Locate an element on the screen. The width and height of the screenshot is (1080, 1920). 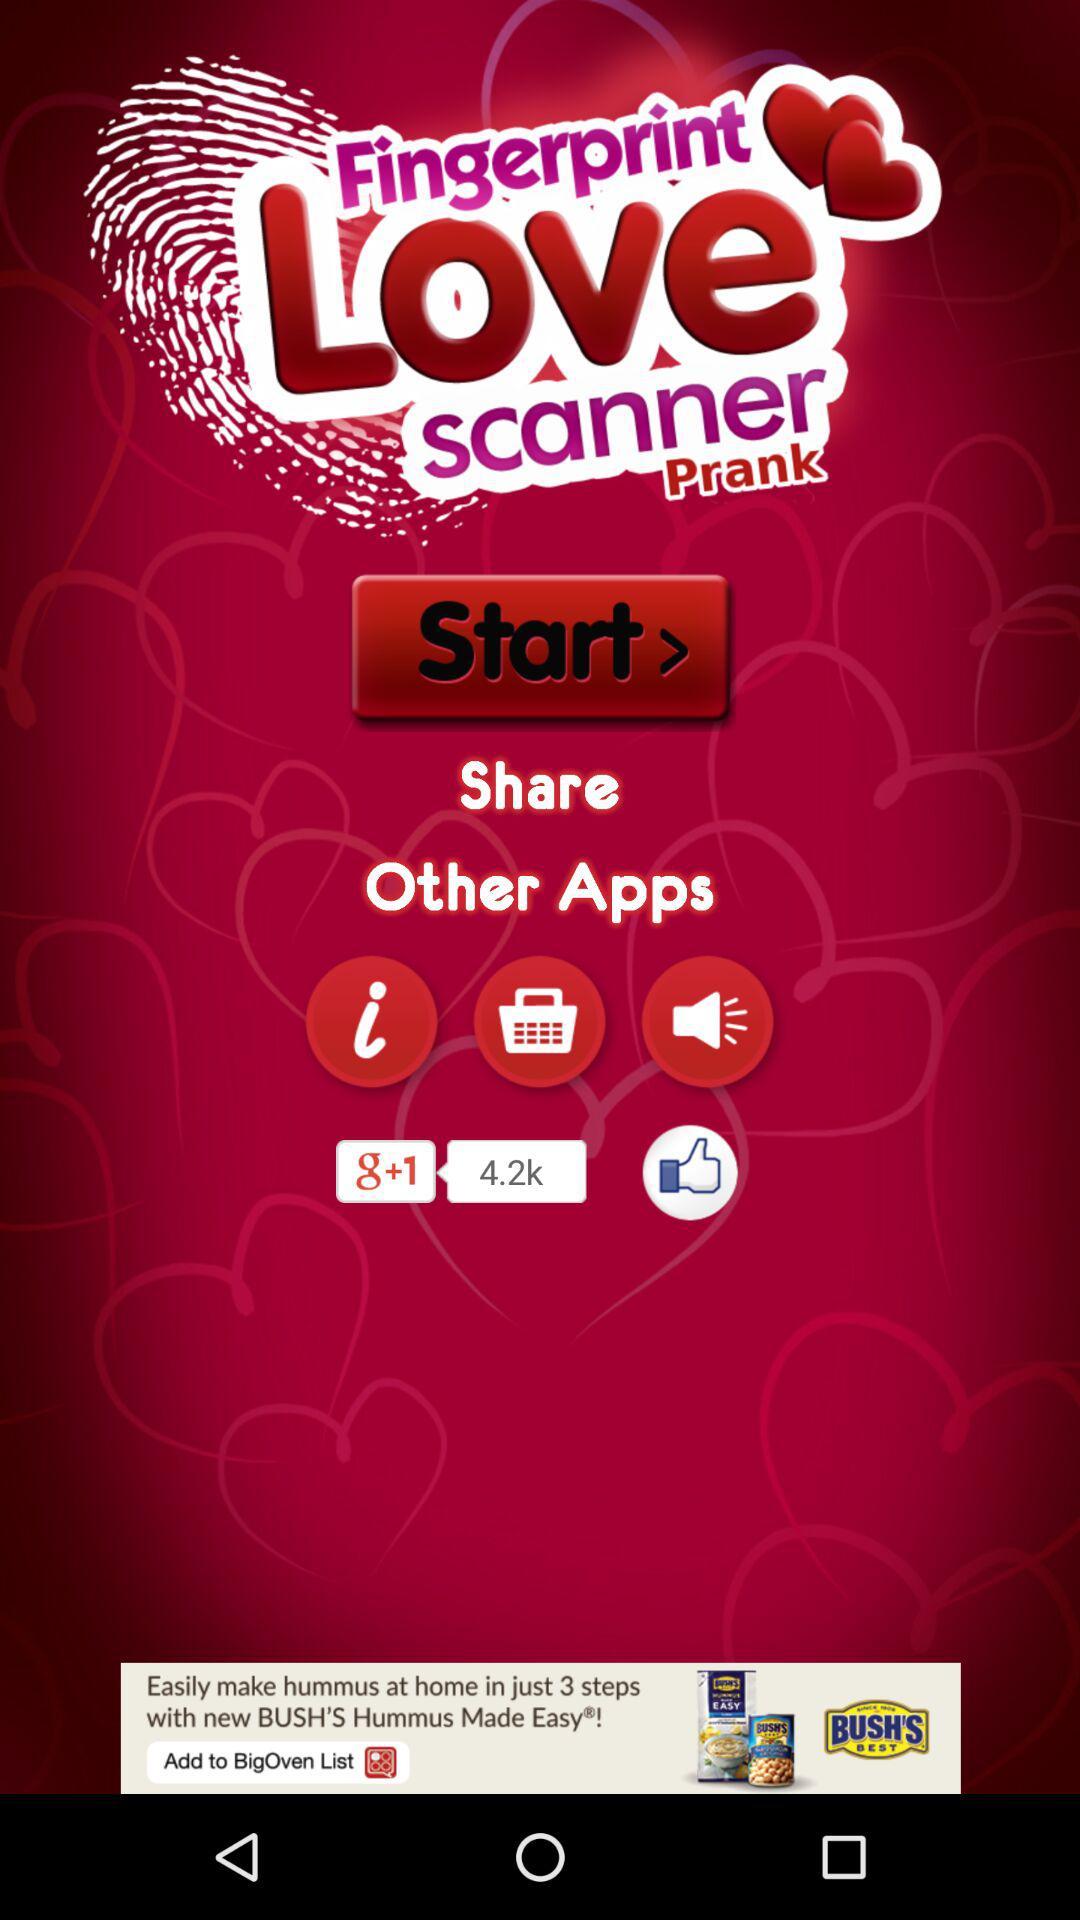
more information is located at coordinates (371, 1021).